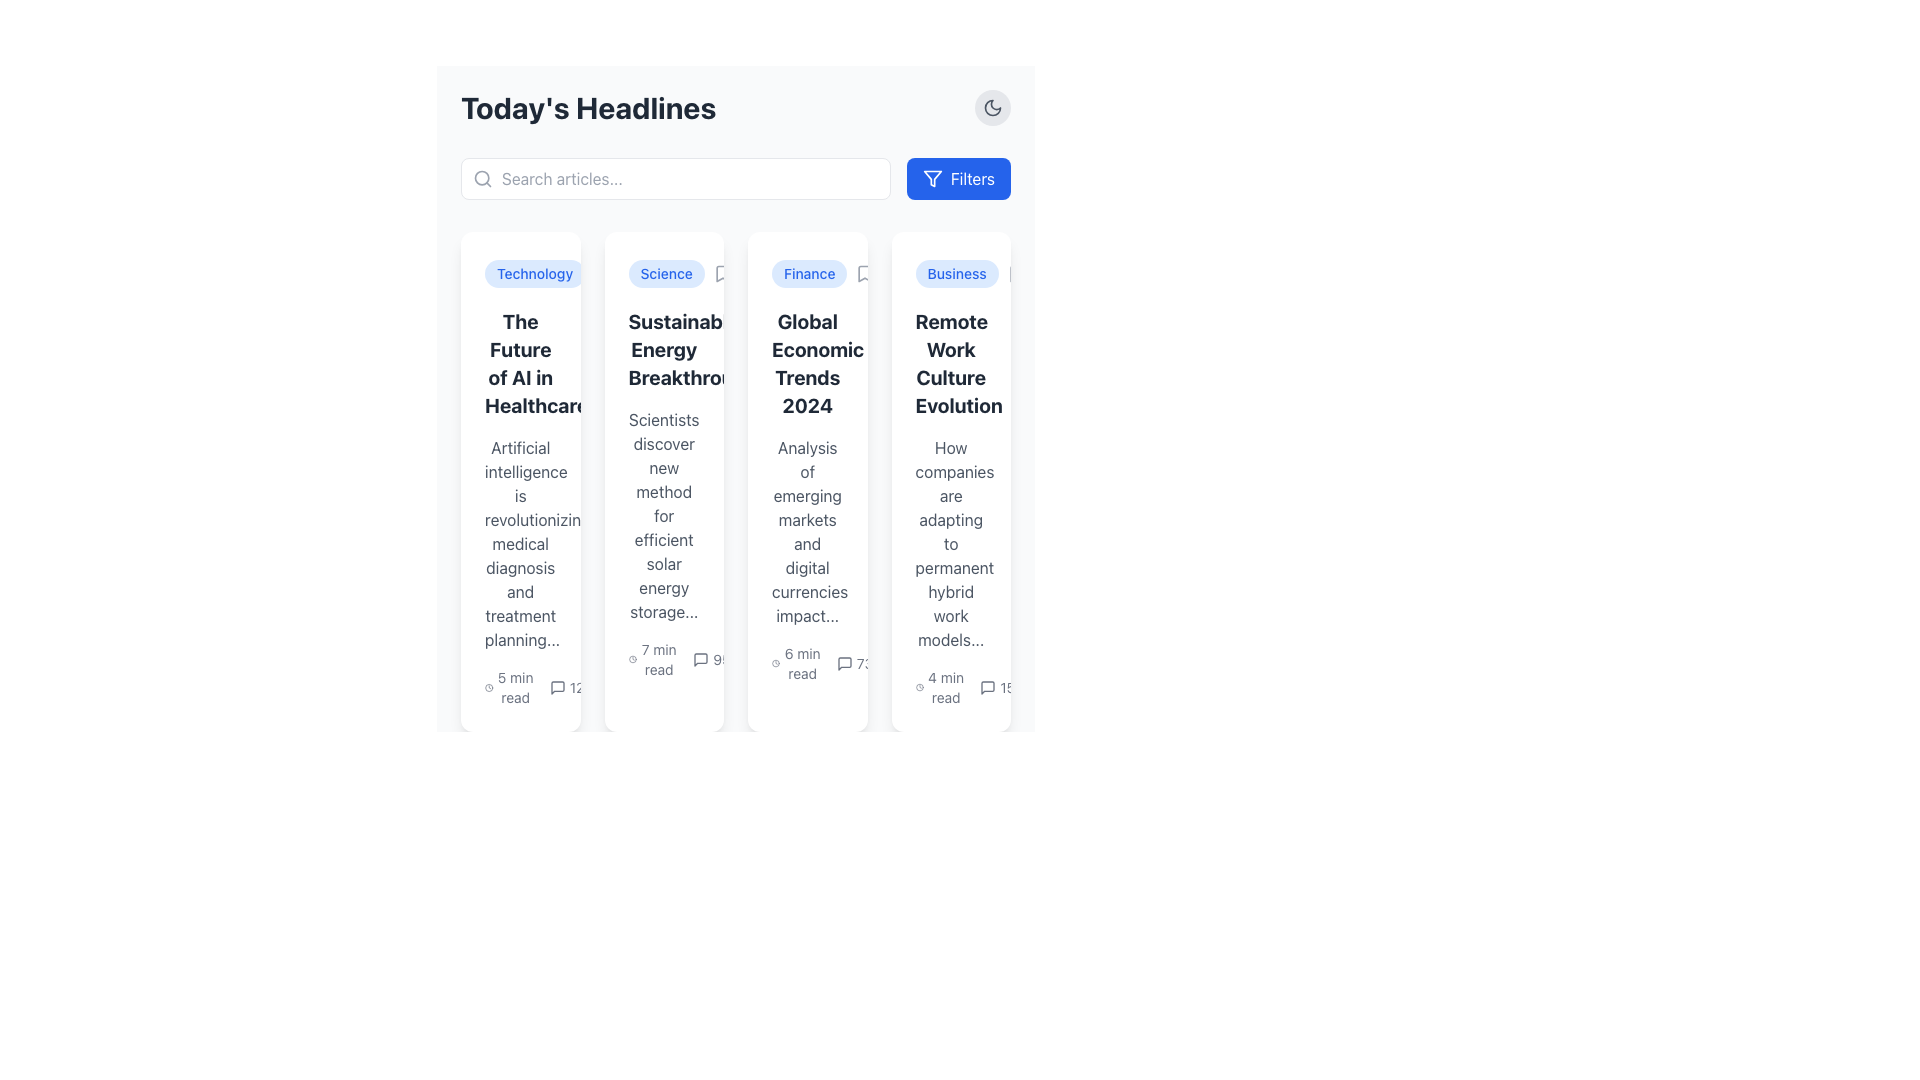 The height and width of the screenshot is (1080, 1920). I want to click on the Category label at the top of the 'Remote Work Culture Evolution' content block, which indicates the article's category or topic, so click(950, 273).